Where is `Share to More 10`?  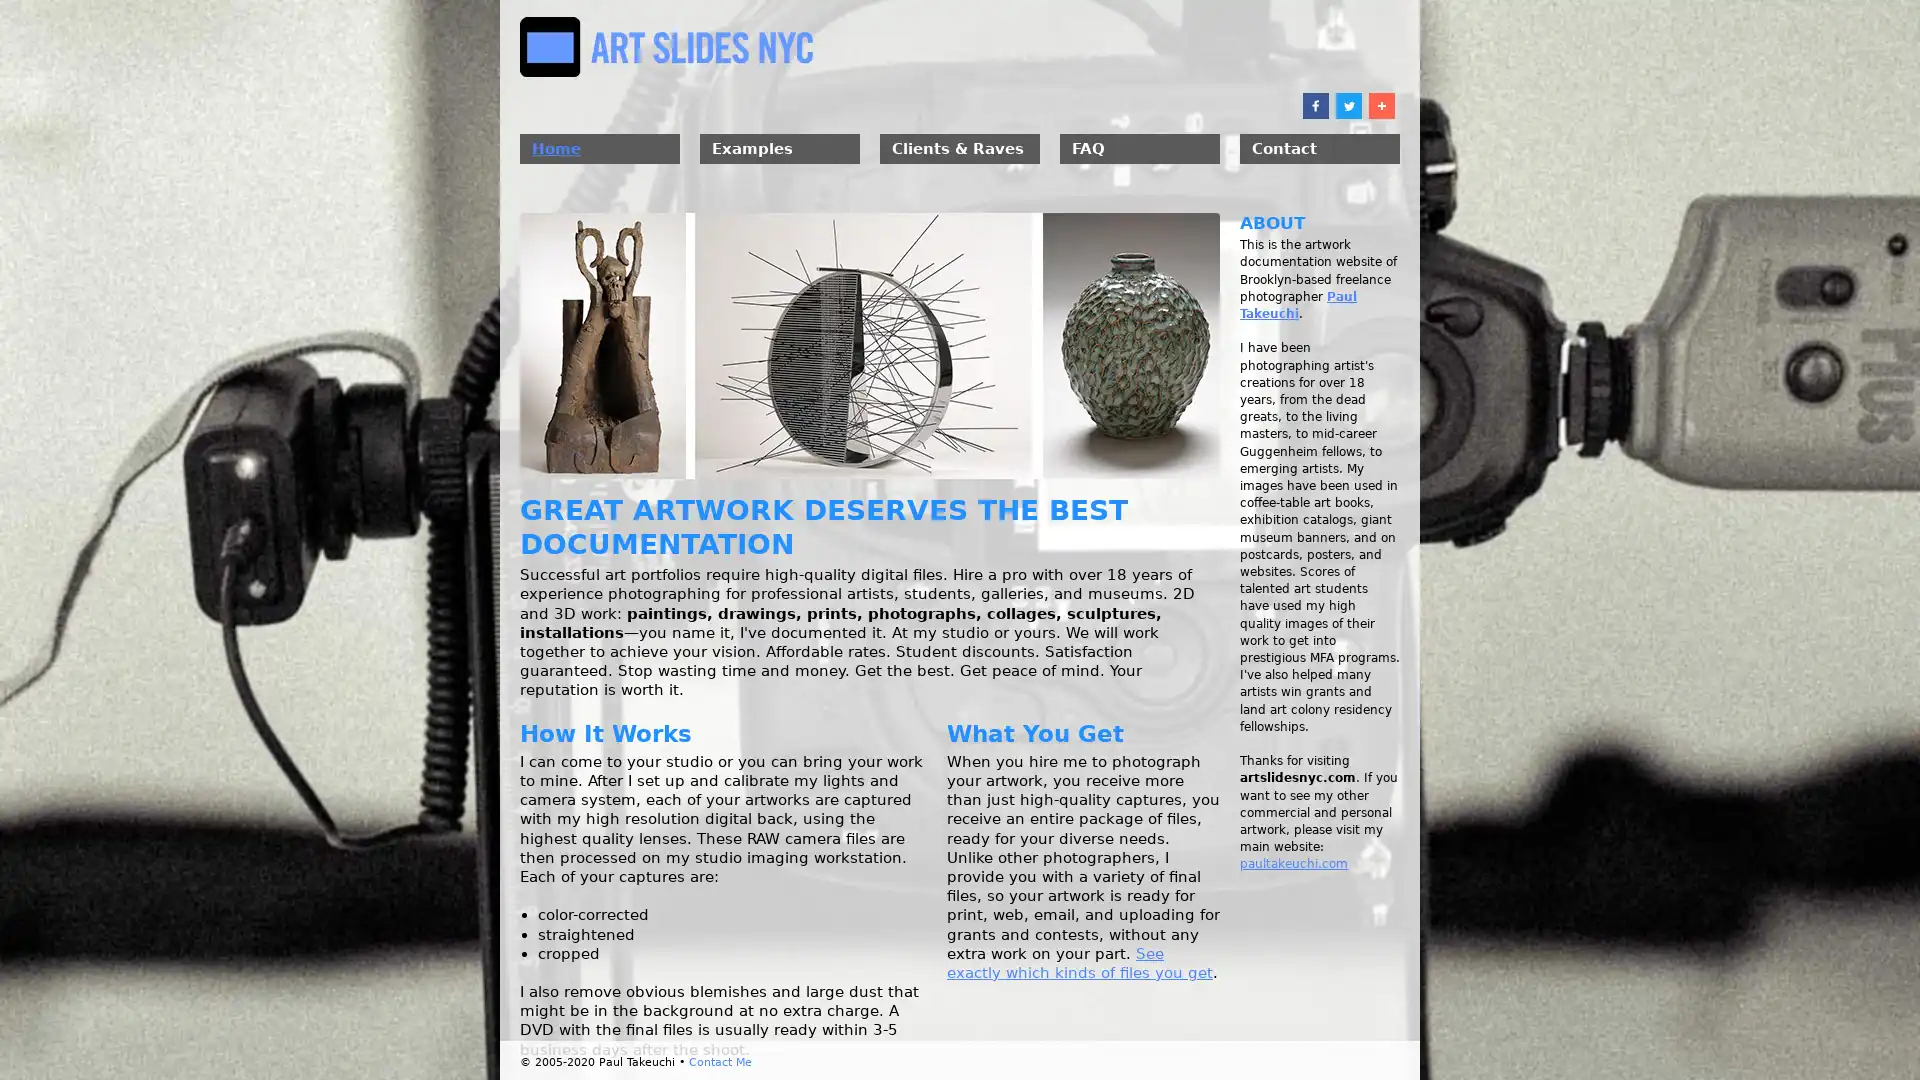
Share to More 10 is located at coordinates (1369, 104).